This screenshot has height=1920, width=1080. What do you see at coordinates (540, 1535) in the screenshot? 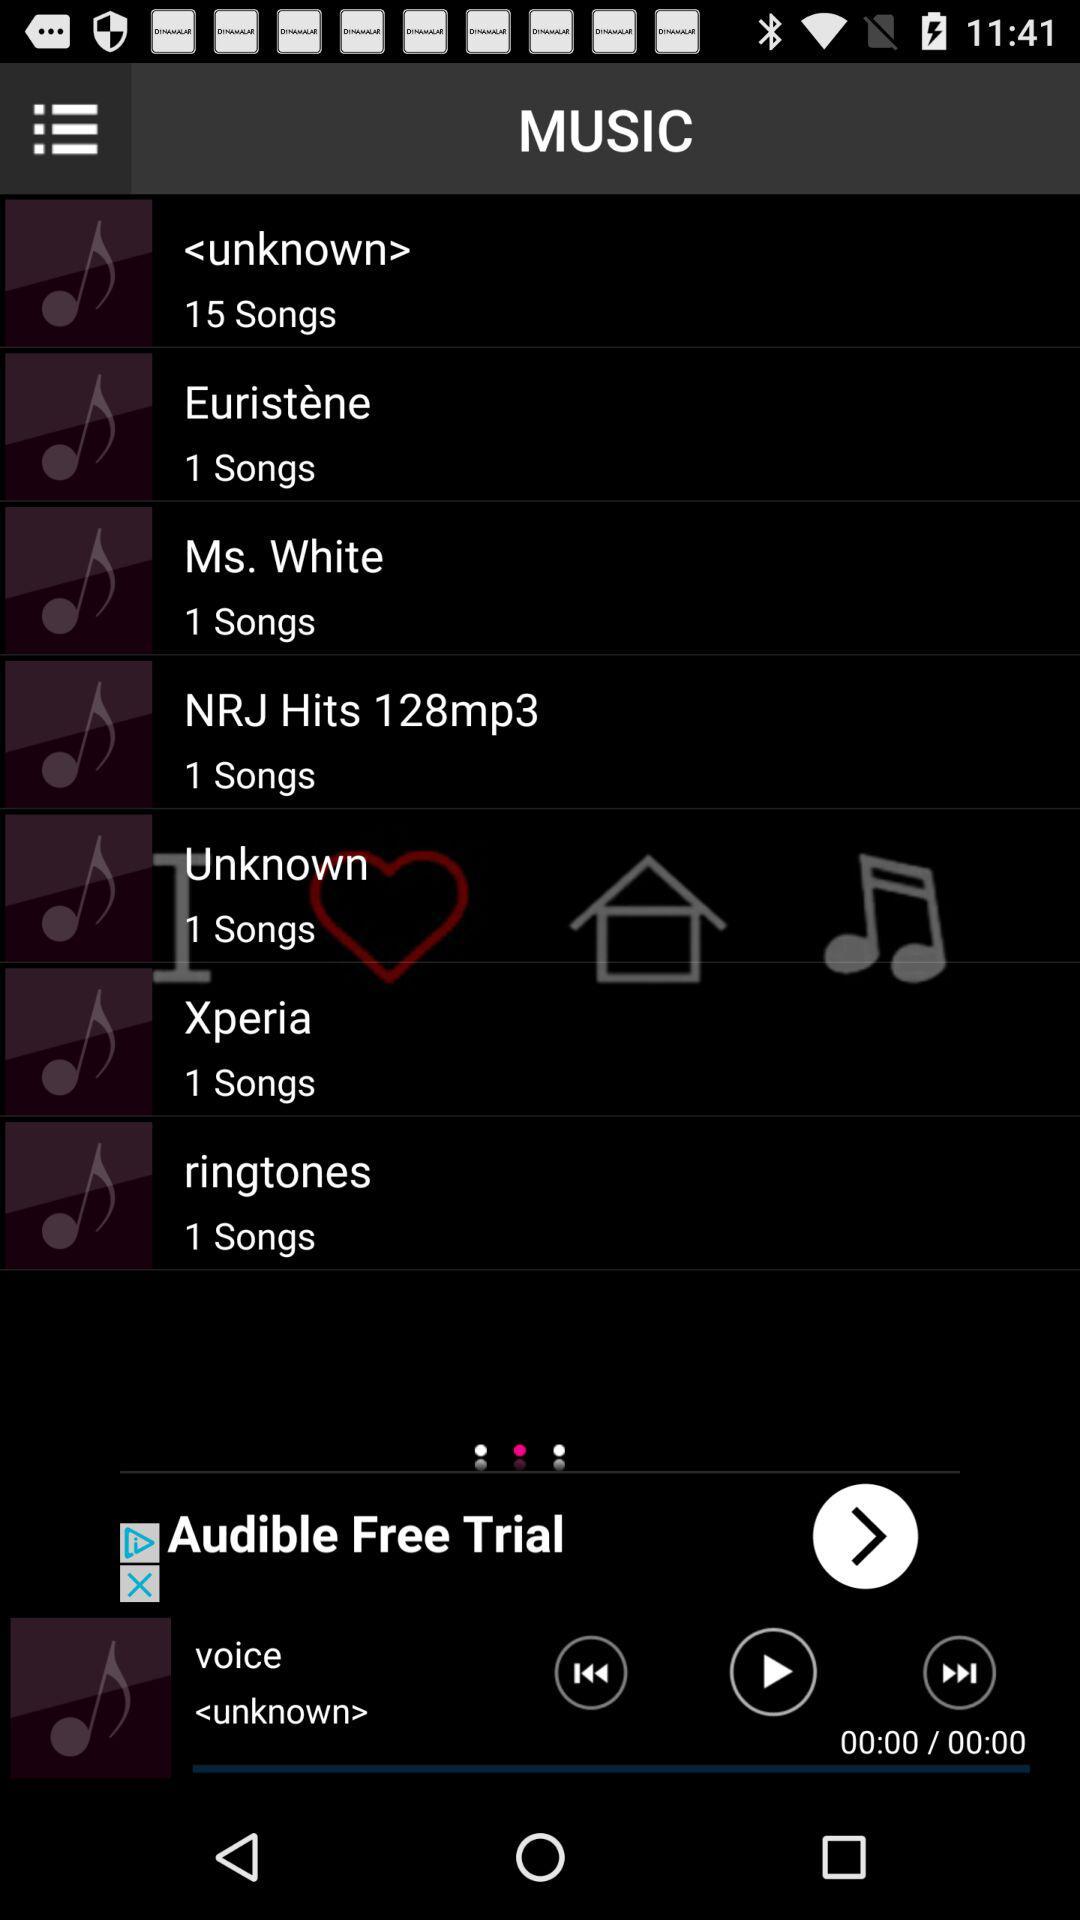
I see `next button` at bounding box center [540, 1535].